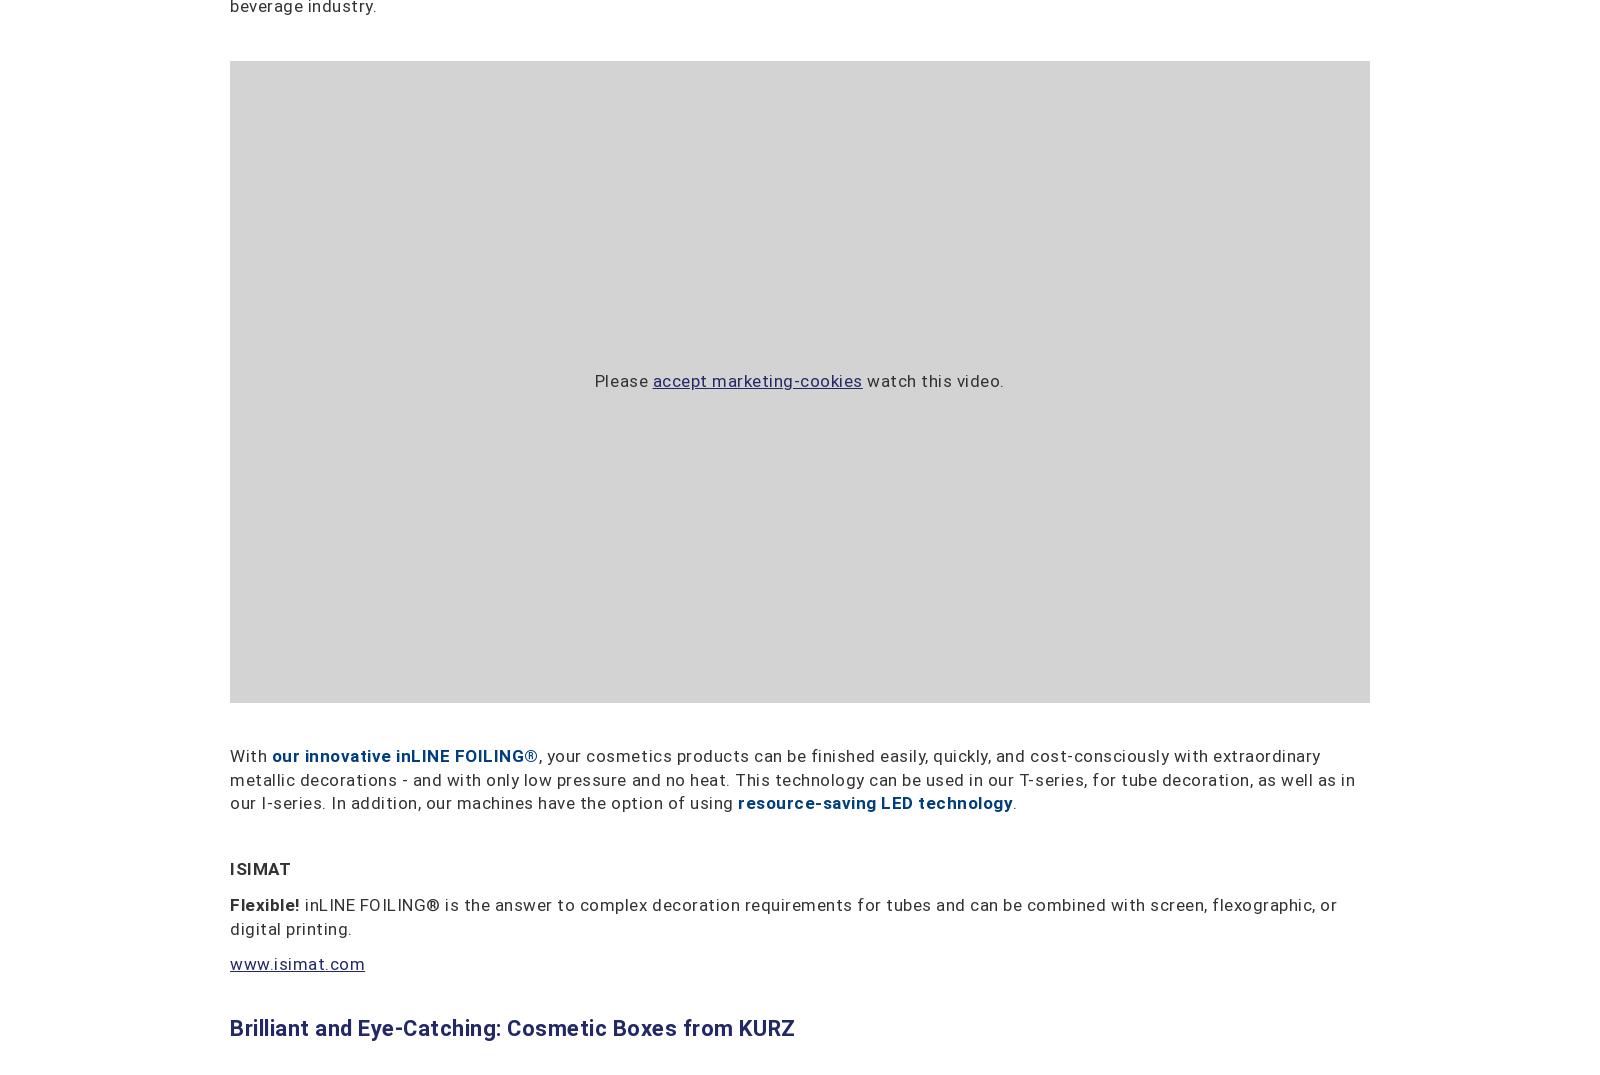 The width and height of the screenshot is (1600, 1075). What do you see at coordinates (792, 779) in the screenshot?
I see `', your cosmetics products can be finished easily, quickly, and cost-consciously with extraordinary metallic decorations - and with only low pressure and no heat. This technology can be used in our T-series, for tube decoration, as well as in our I-series. In addition, our machines have the option of using'` at bounding box center [792, 779].